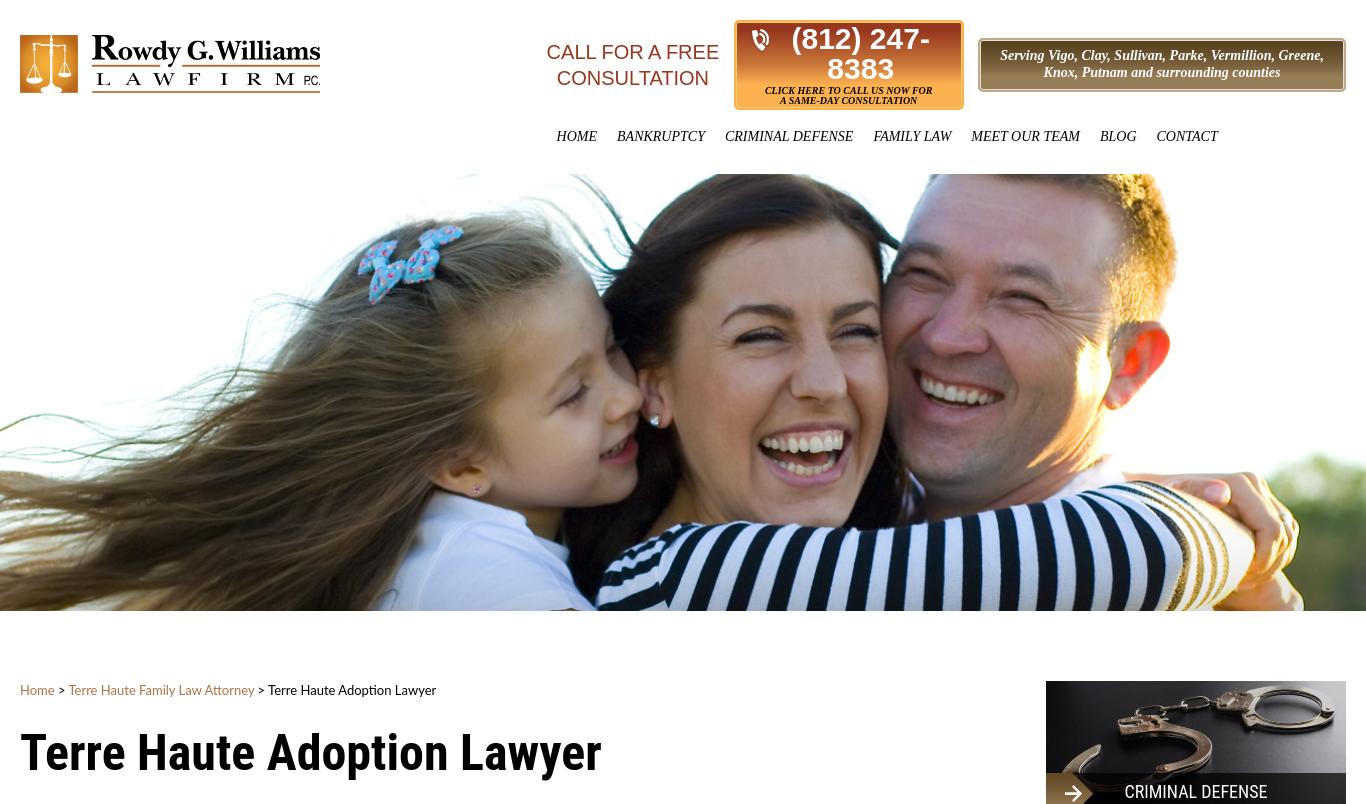 This screenshot has width=1366, height=804. Describe the element at coordinates (1024, 136) in the screenshot. I see `'Meet Our Team'` at that location.